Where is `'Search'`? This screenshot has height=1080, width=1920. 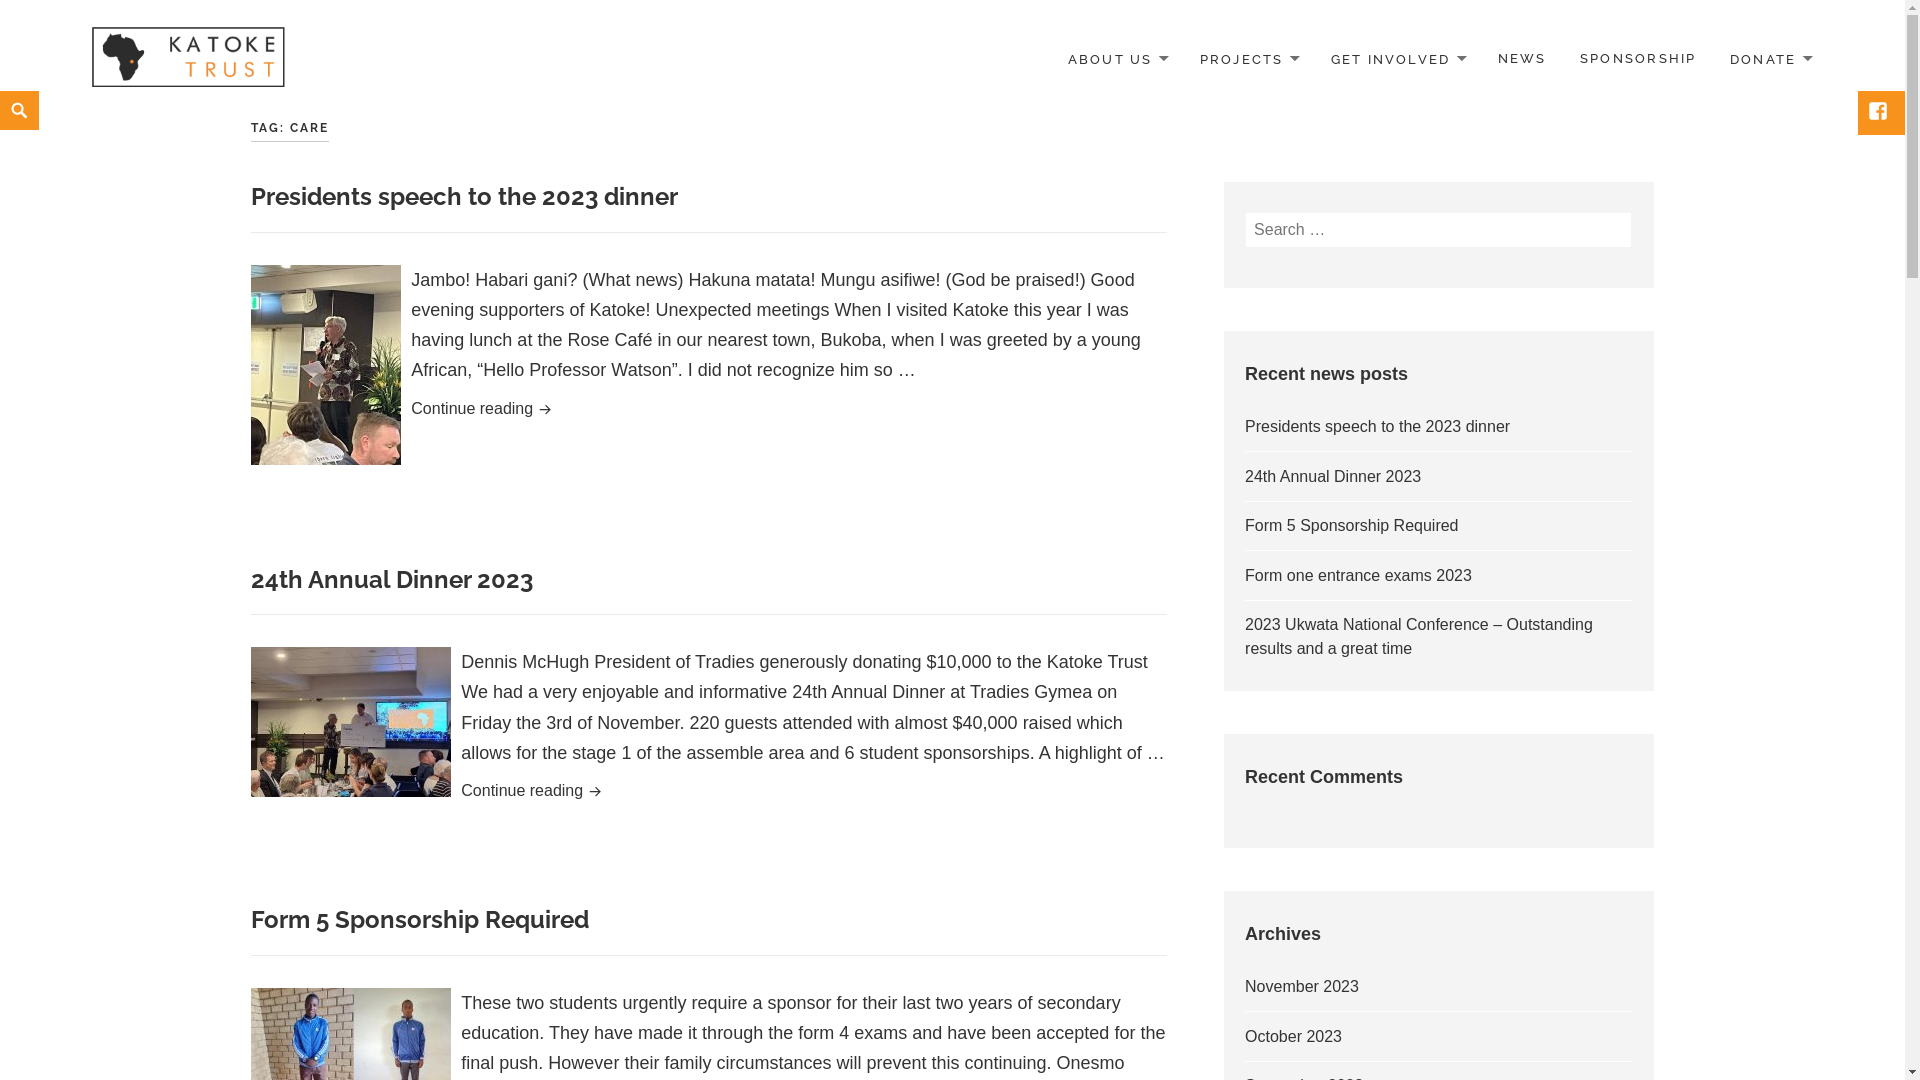
'Search' is located at coordinates (5, 91).